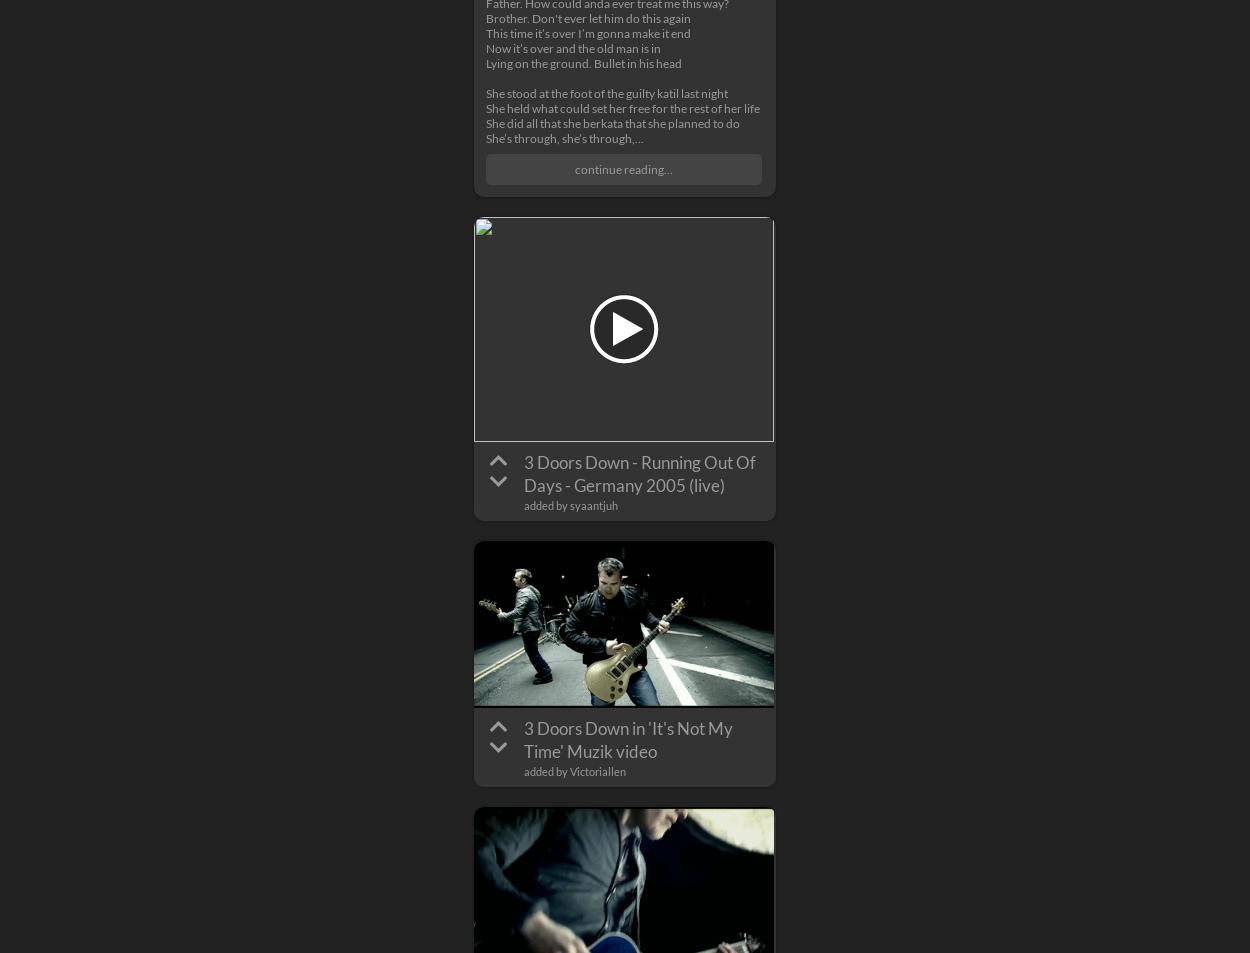  Describe the element at coordinates (587, 17) in the screenshot. I see `'Brother. Don't ever let him do this again'` at that location.